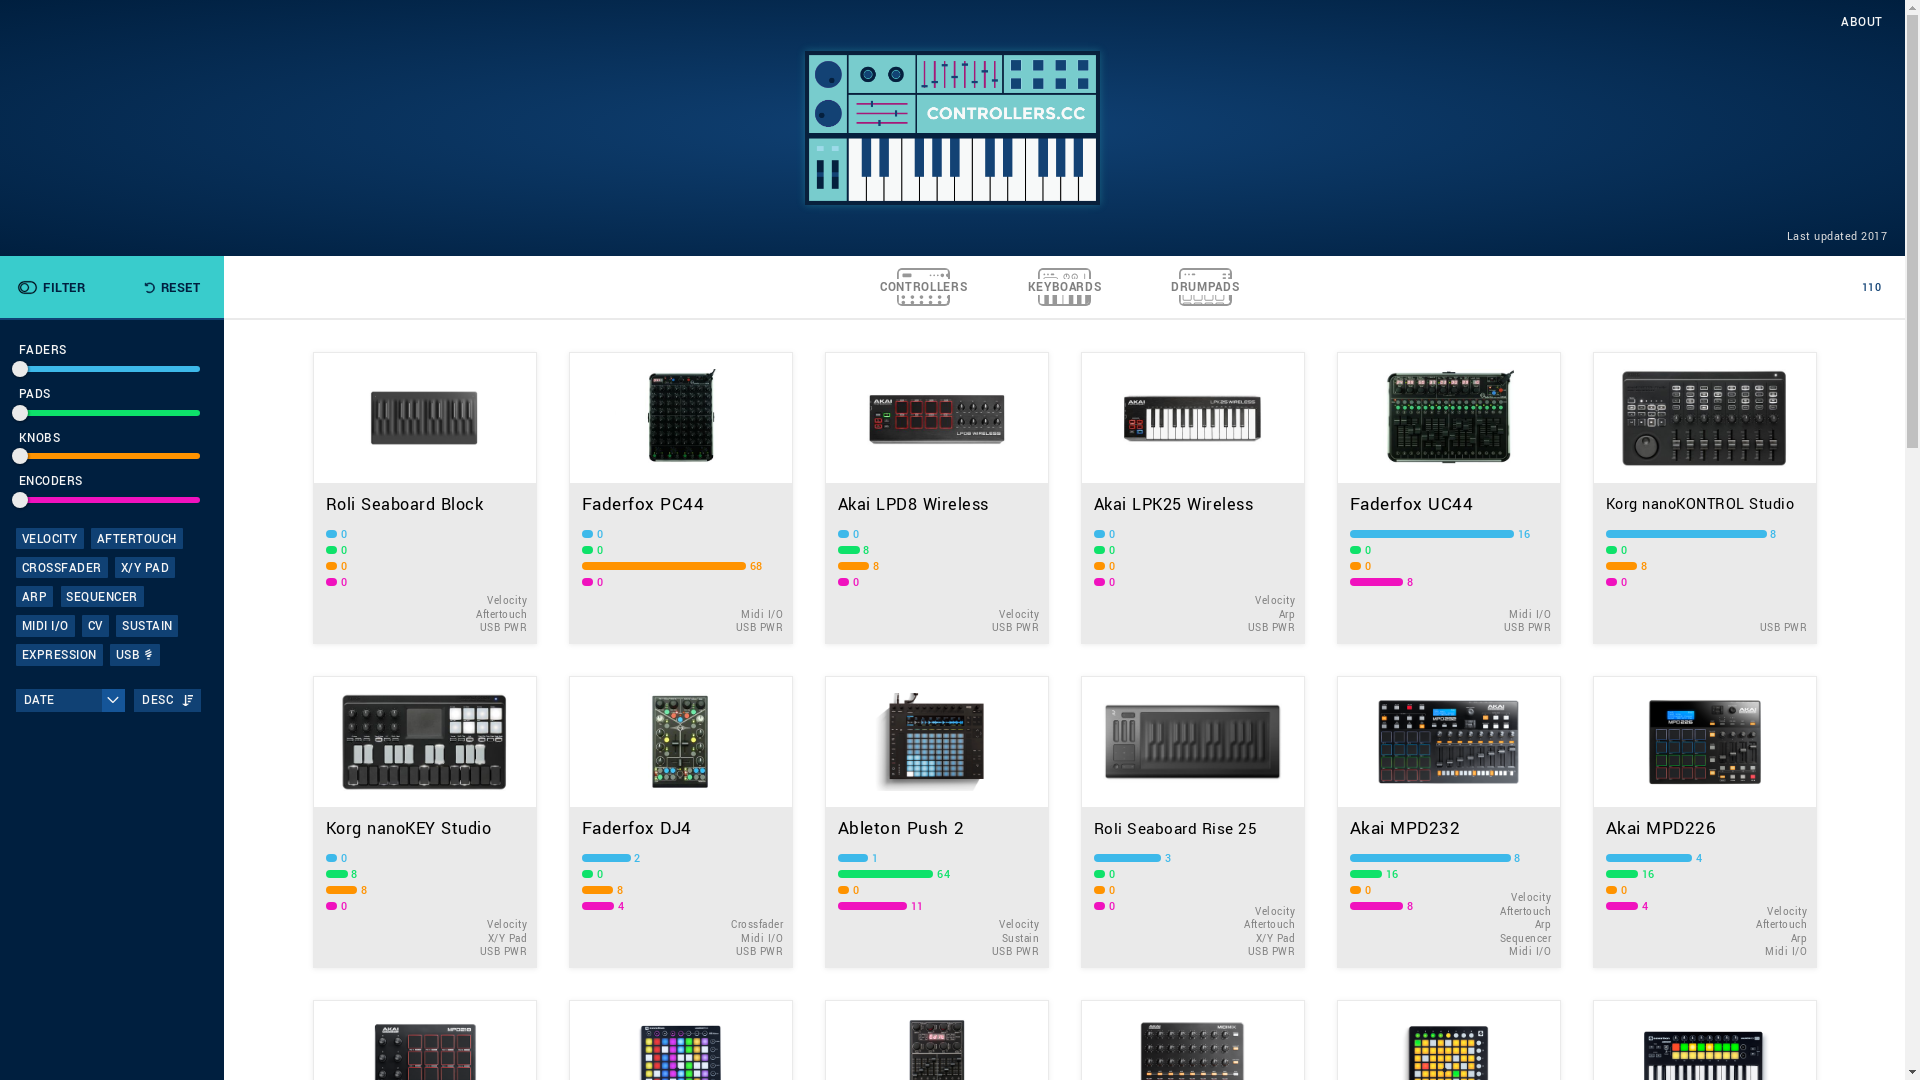  What do you see at coordinates (680, 821) in the screenshot?
I see `'Faderfox DJ4` at bounding box center [680, 821].